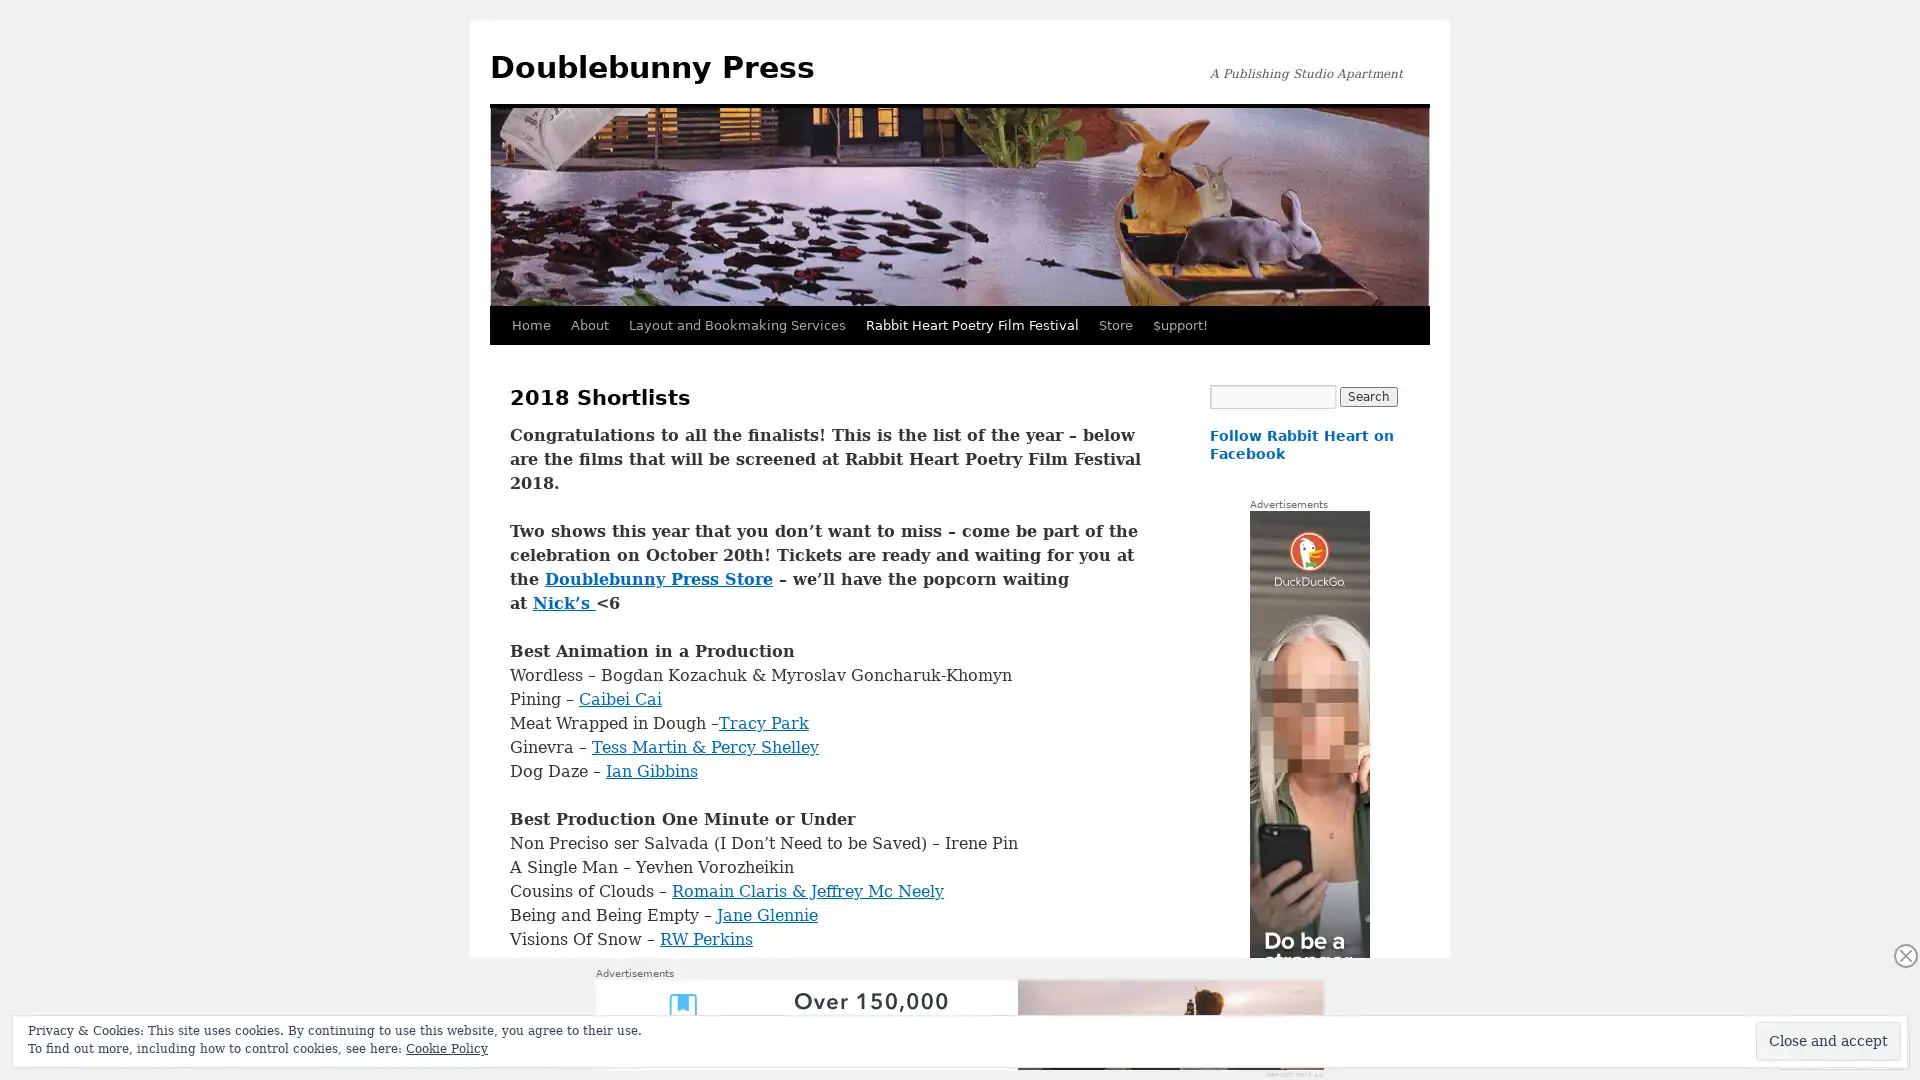 This screenshot has width=1920, height=1080. I want to click on Close and accept, so click(1828, 1040).